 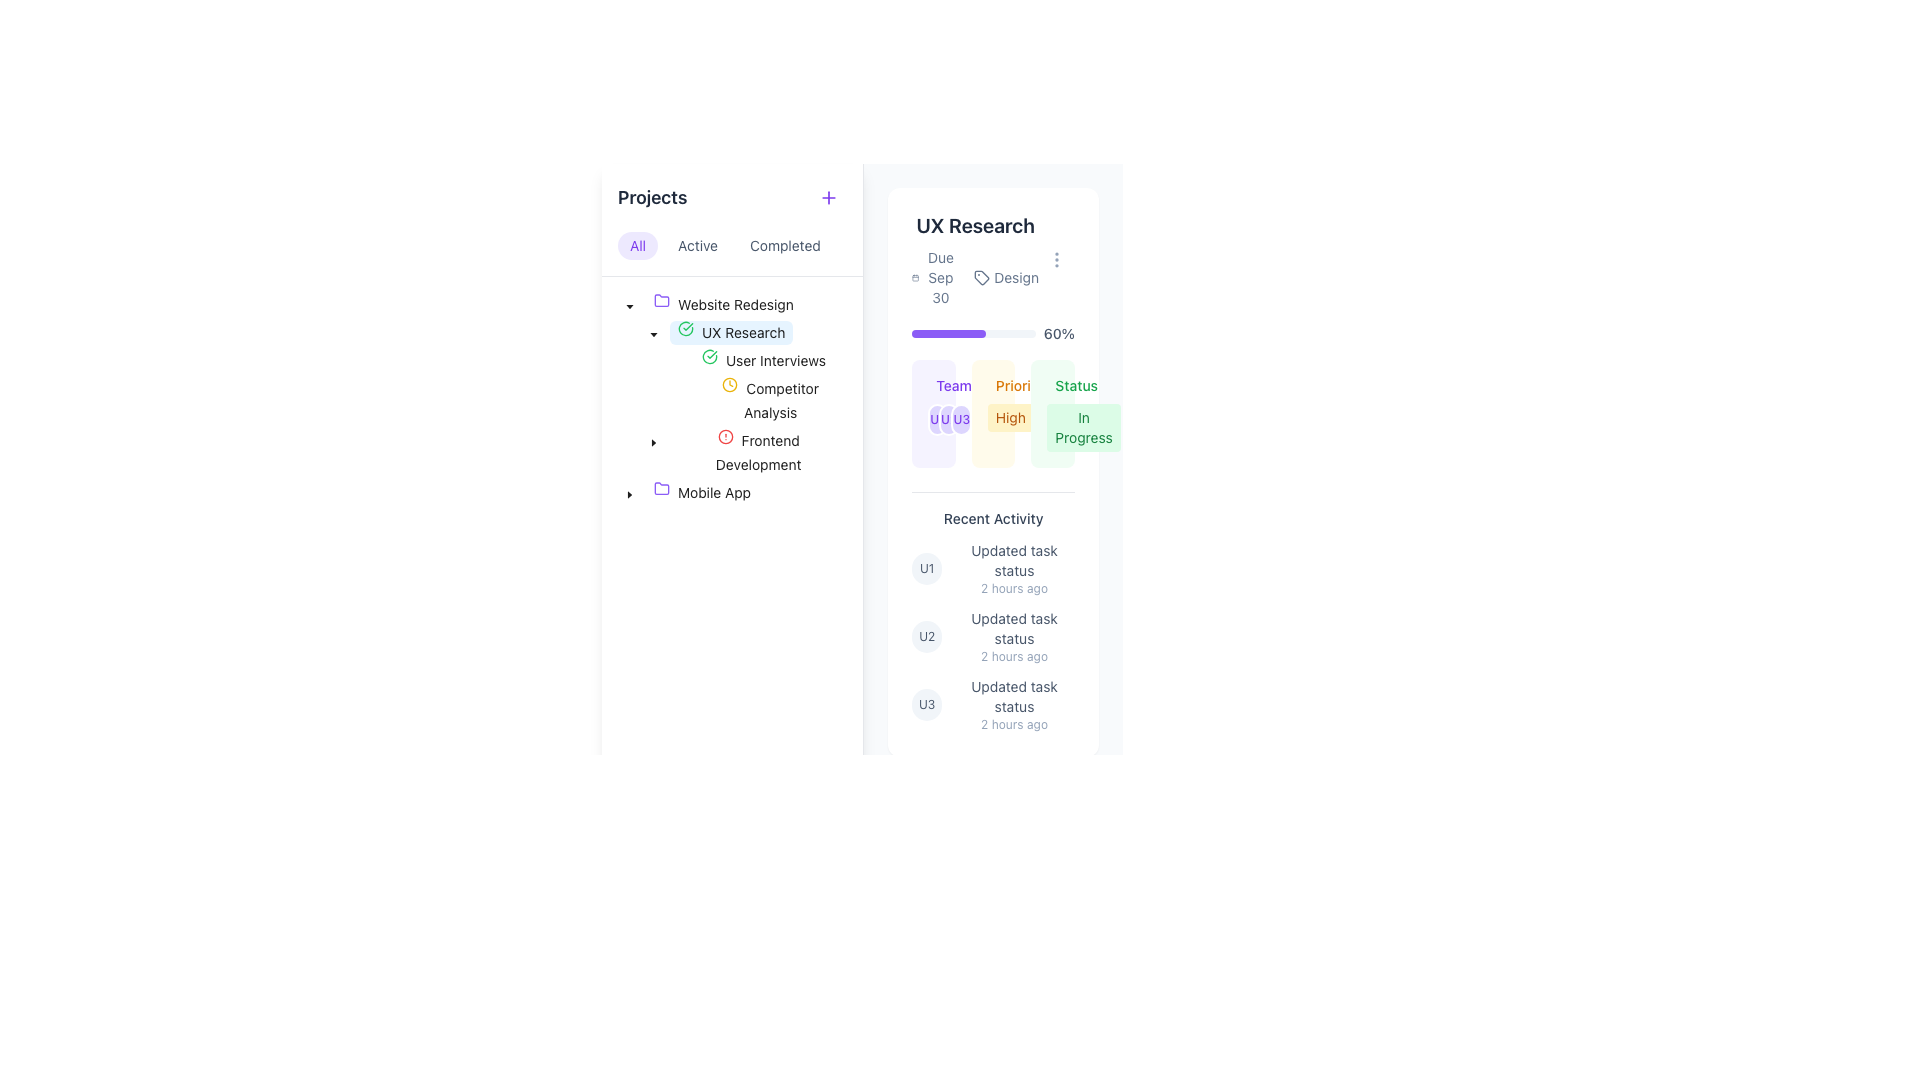 I want to click on the status indication of the Checkmark icon indicating the completion status for 'User Interviews' within the 'UX Research' section, so click(x=710, y=356).